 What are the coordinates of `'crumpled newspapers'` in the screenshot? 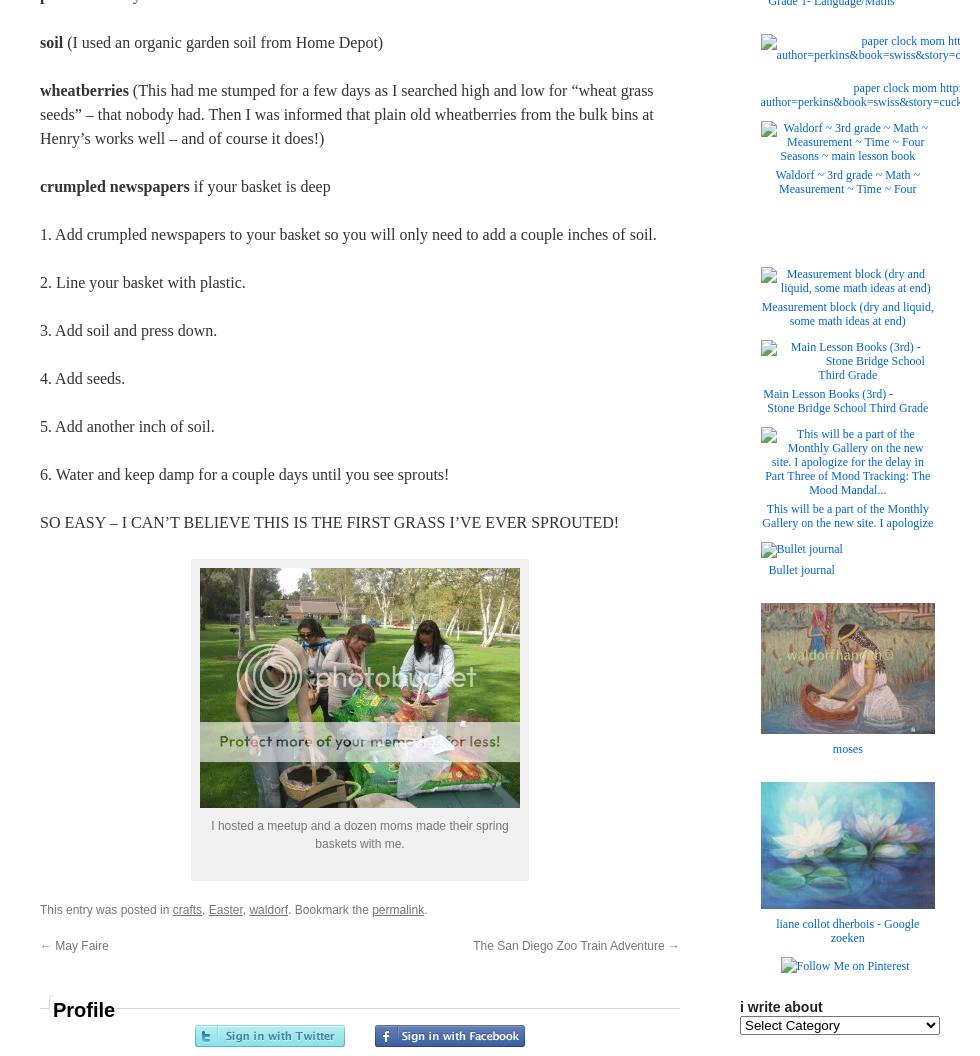 It's located at (114, 186).